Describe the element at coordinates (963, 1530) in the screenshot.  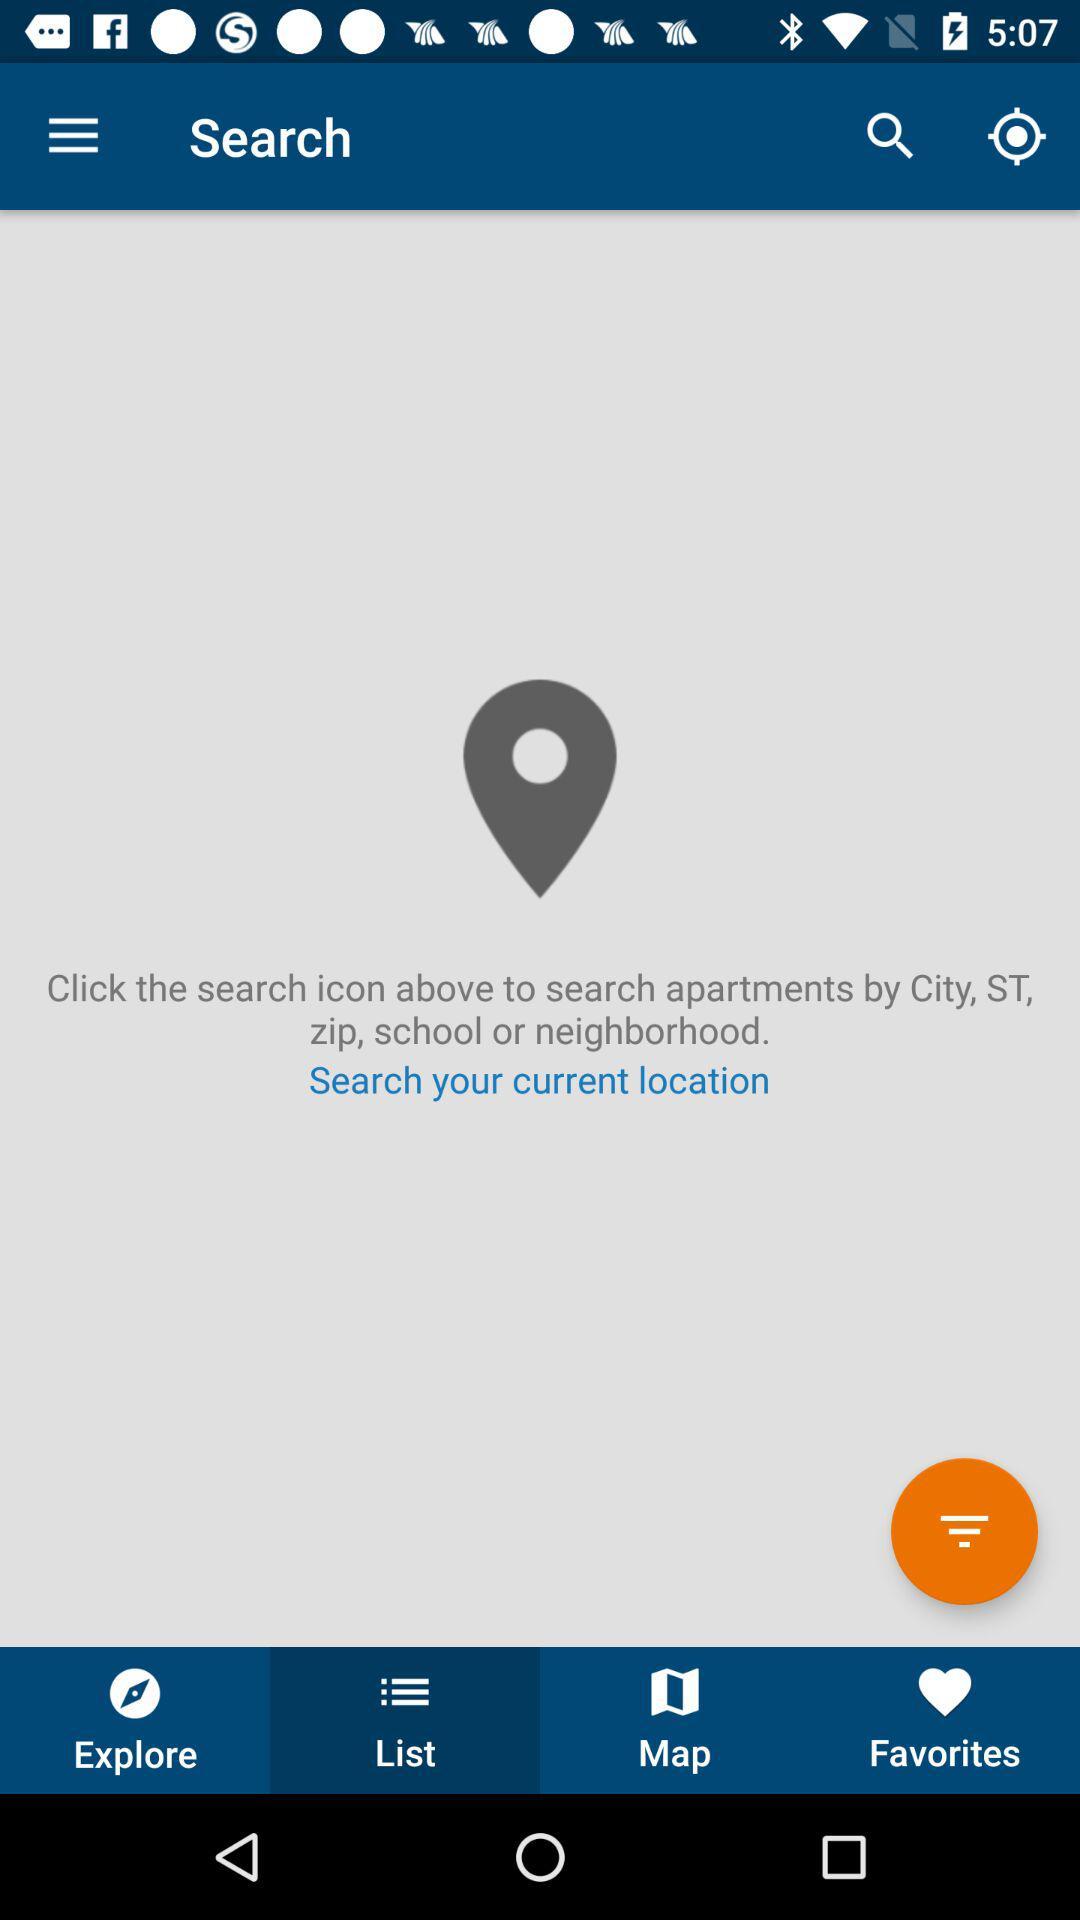
I see `the filter option` at that location.